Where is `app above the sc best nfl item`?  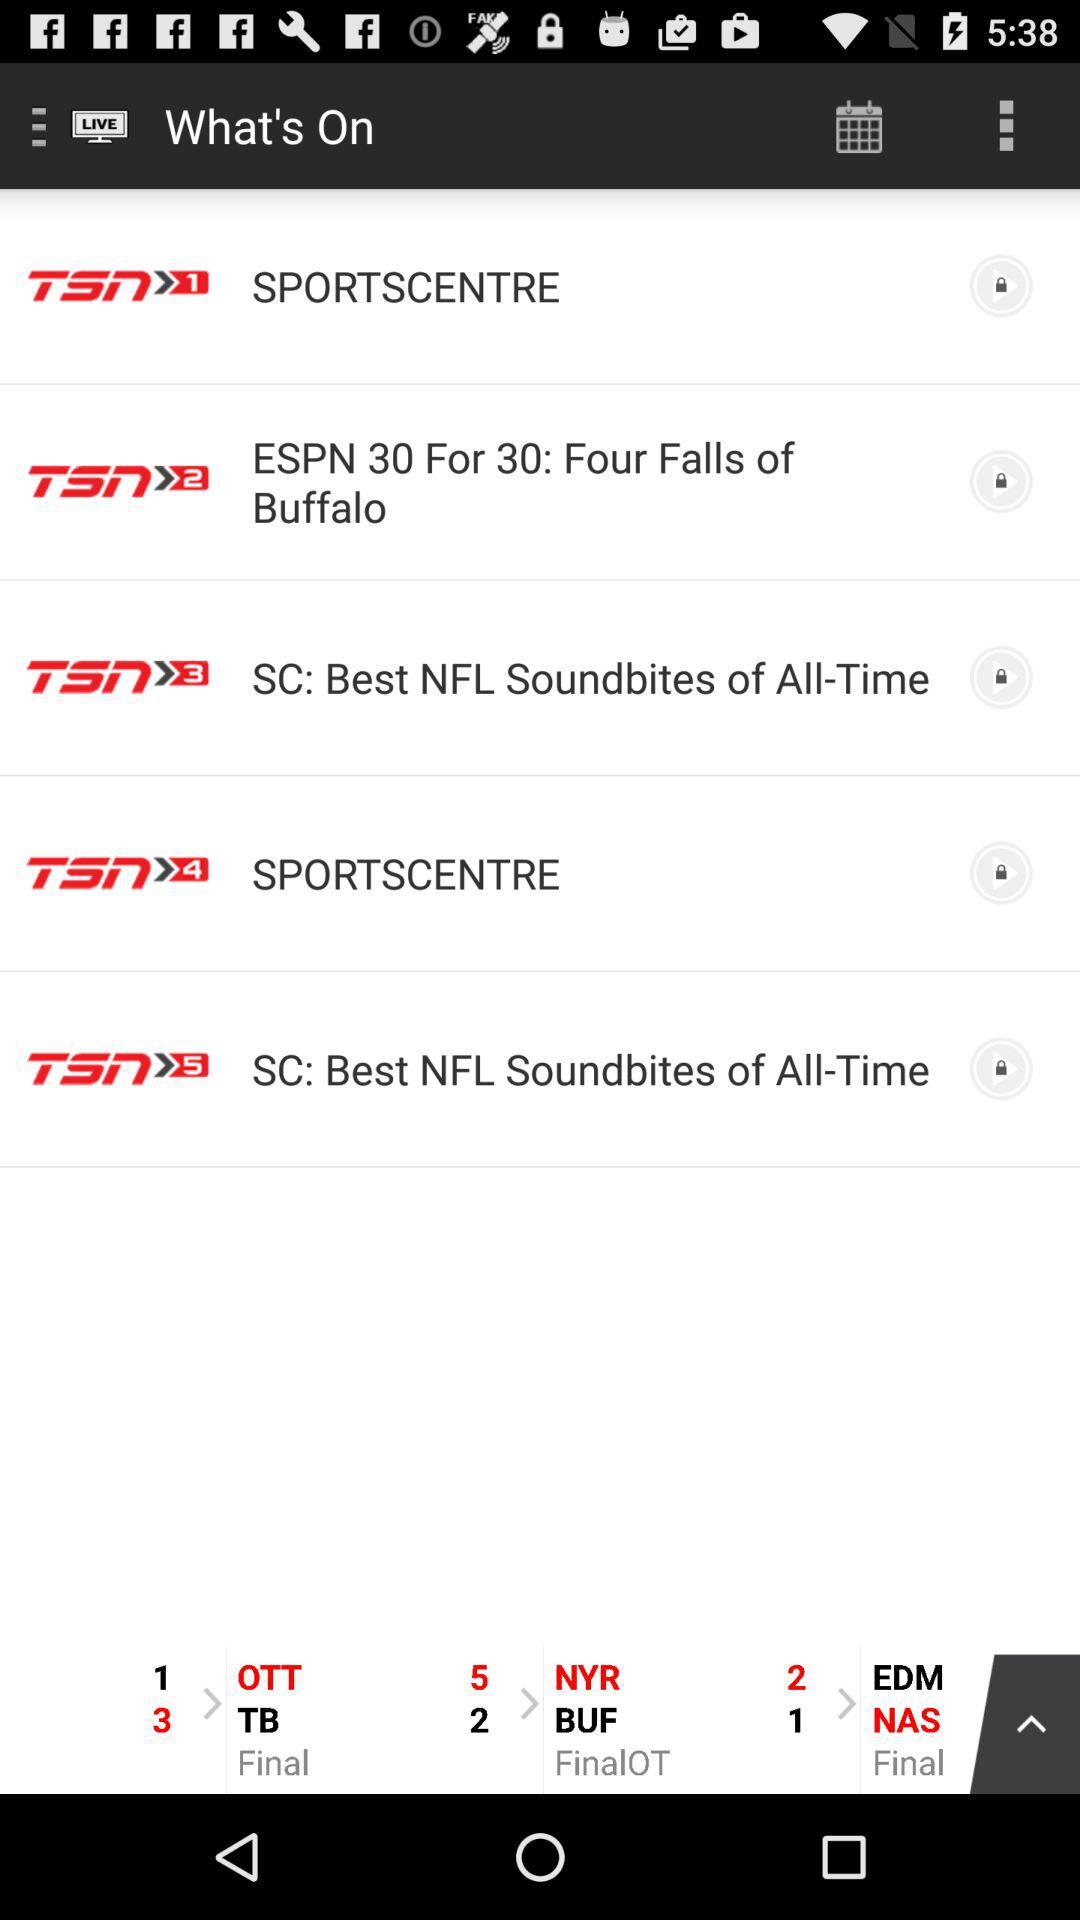 app above the sc best nfl item is located at coordinates (592, 481).